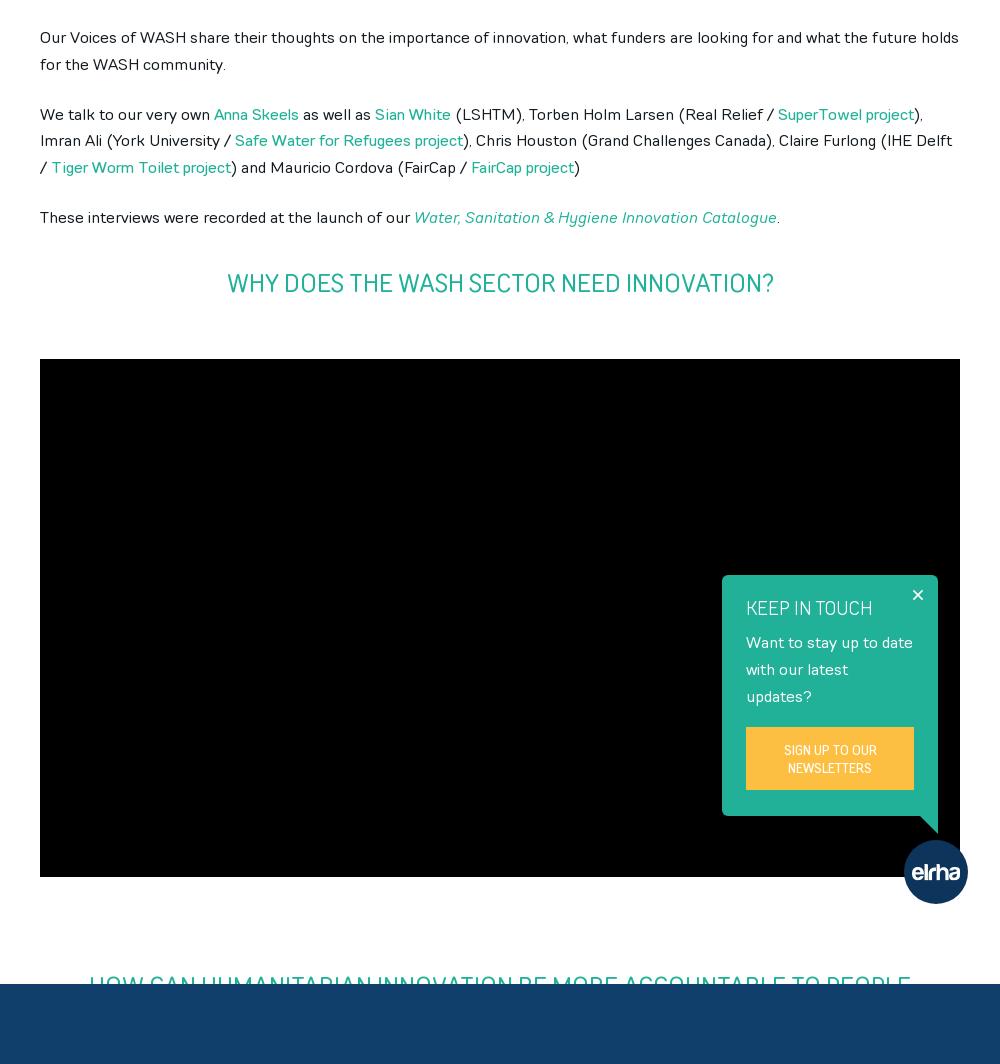 The height and width of the screenshot is (1064, 1000). Describe the element at coordinates (783, 758) in the screenshot. I see `'Sign up to our newsletters'` at that location.